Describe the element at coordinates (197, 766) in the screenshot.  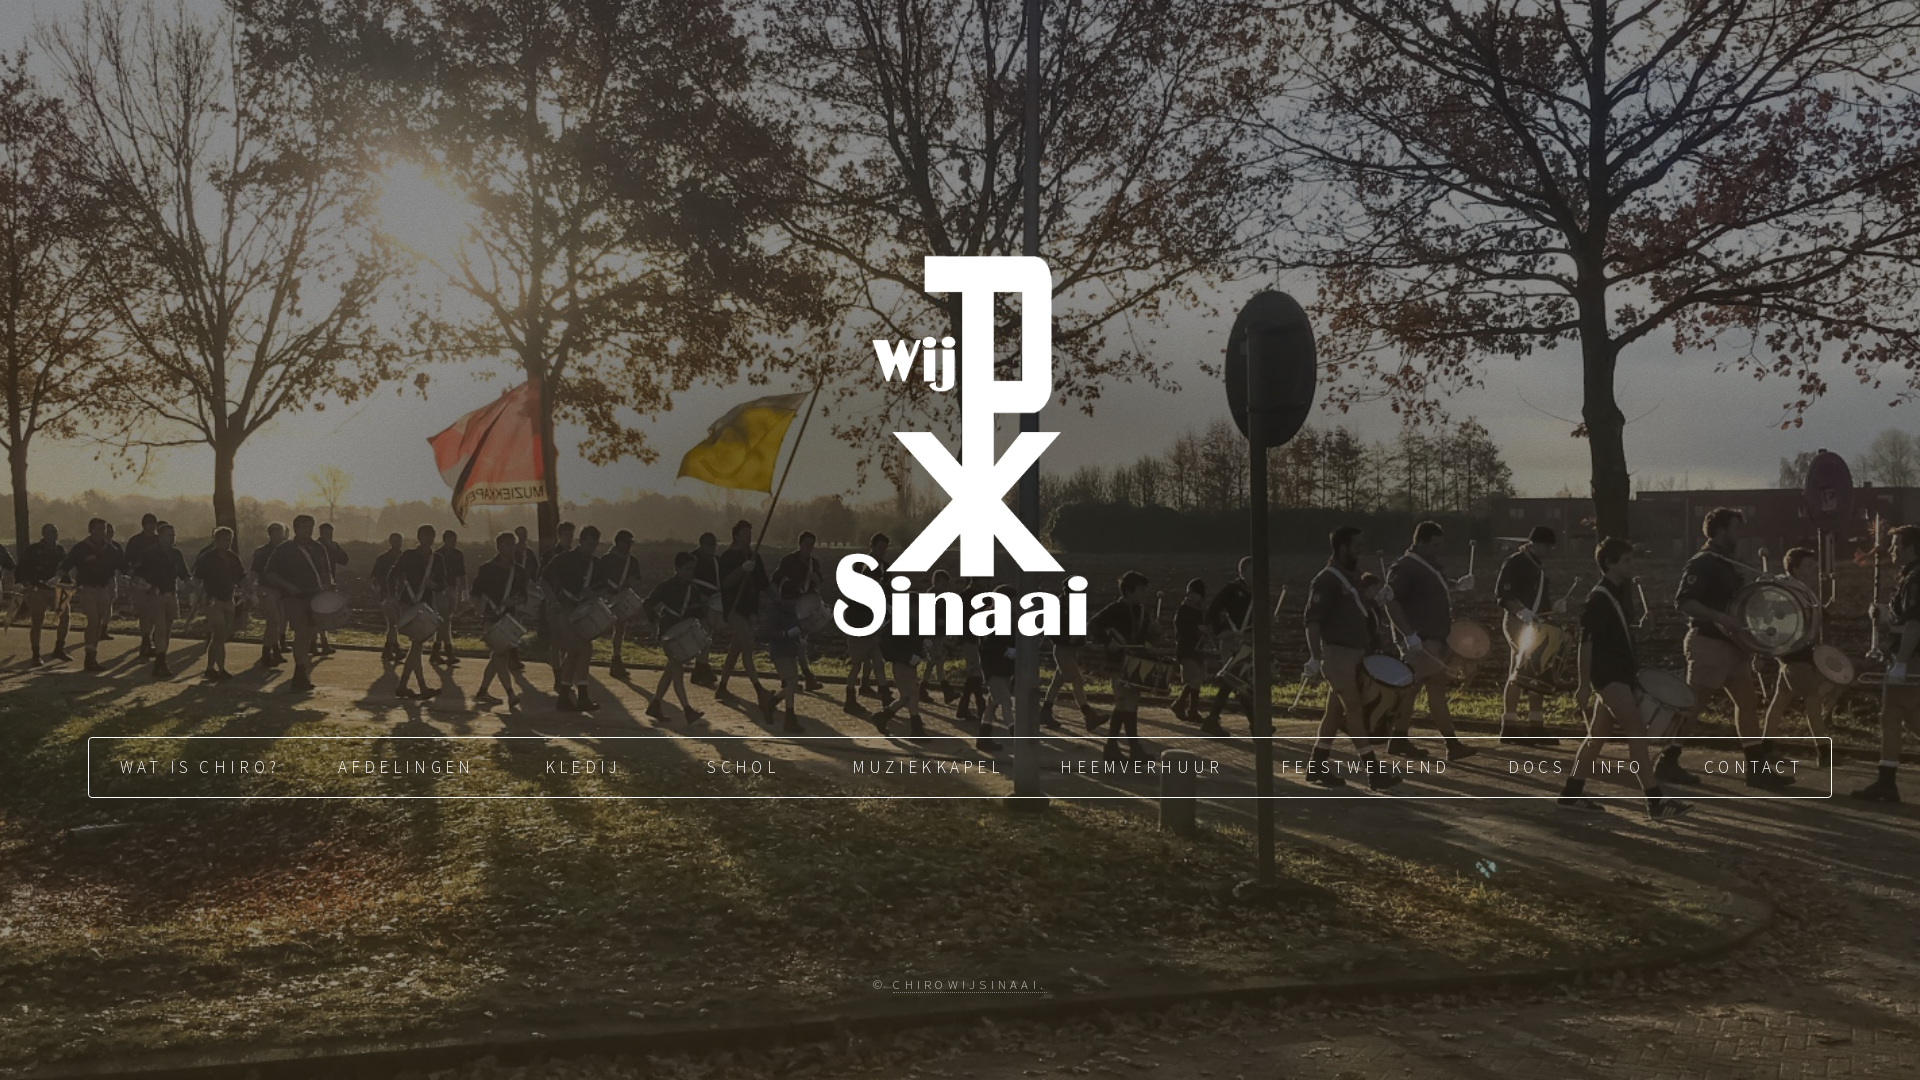
I see `'WAT IS CHIRO?'` at that location.